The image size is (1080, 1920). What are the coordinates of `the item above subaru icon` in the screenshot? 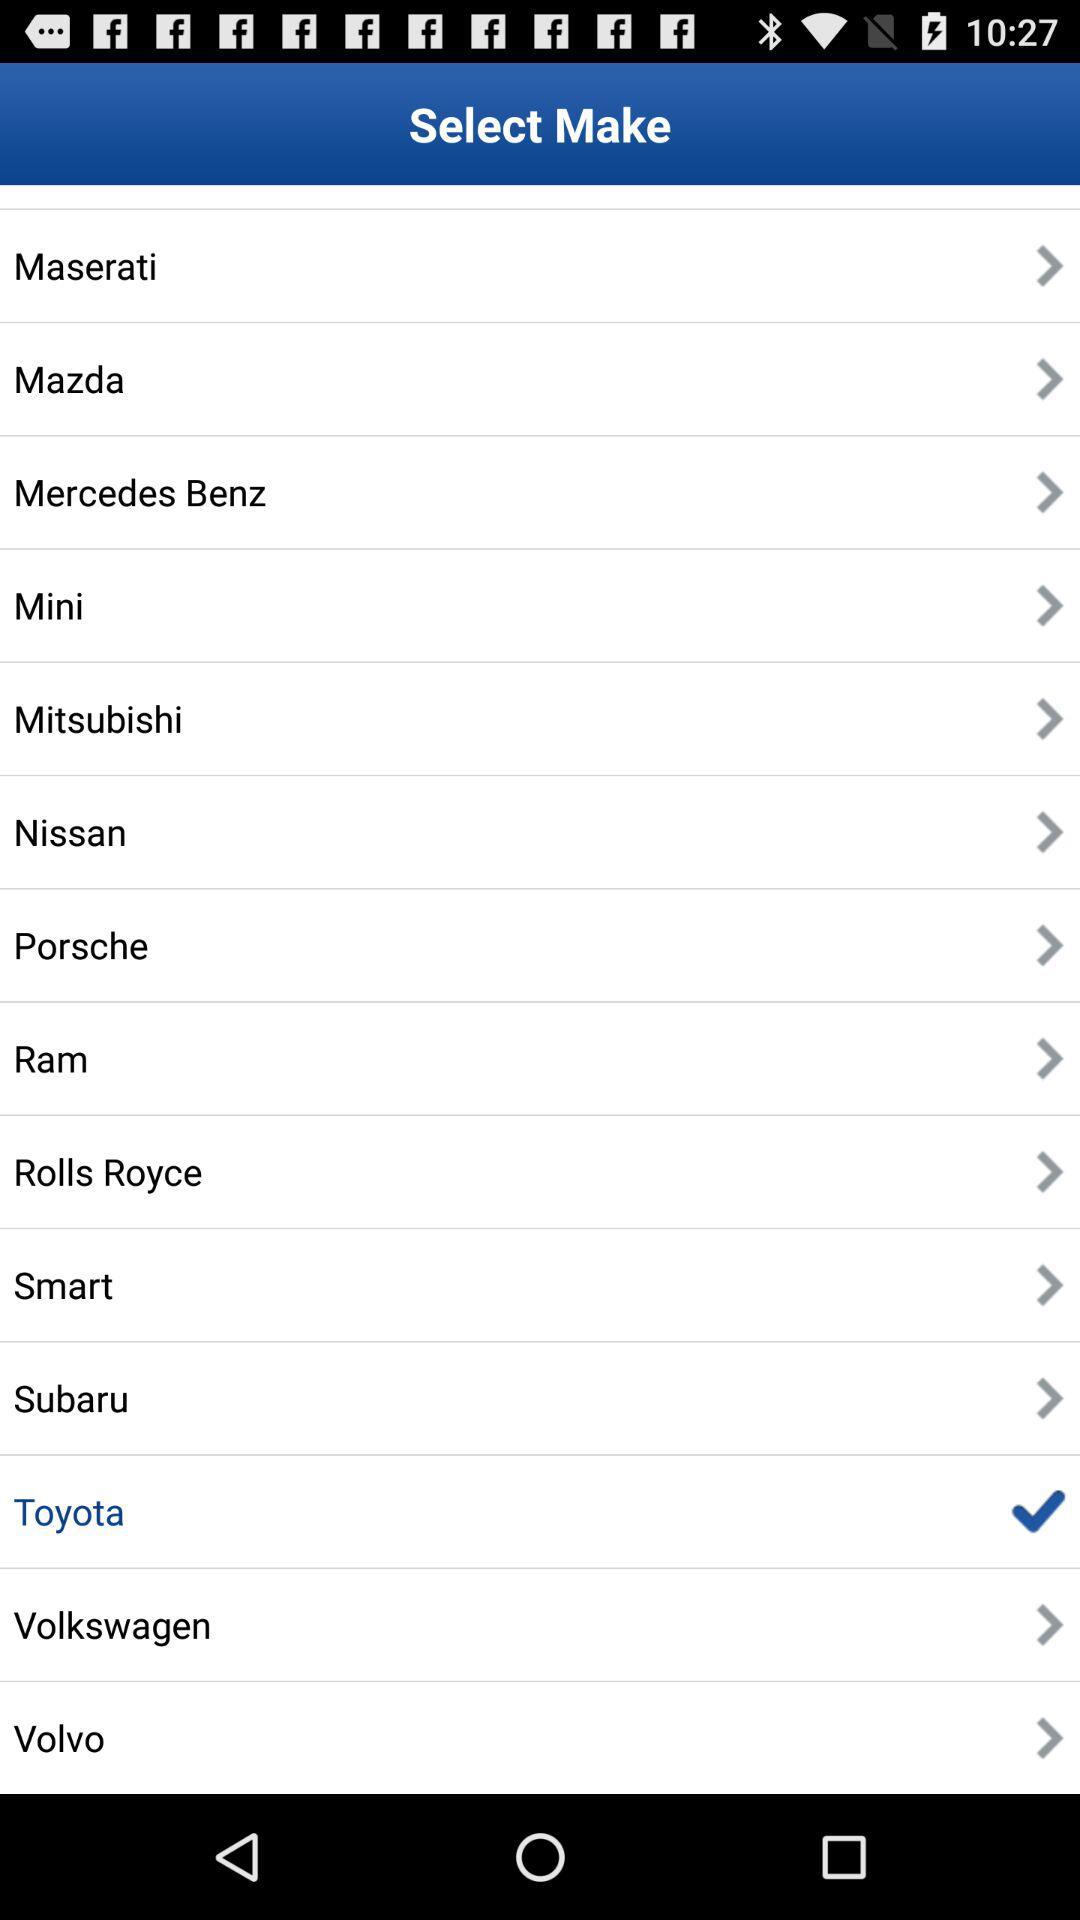 It's located at (62, 1284).